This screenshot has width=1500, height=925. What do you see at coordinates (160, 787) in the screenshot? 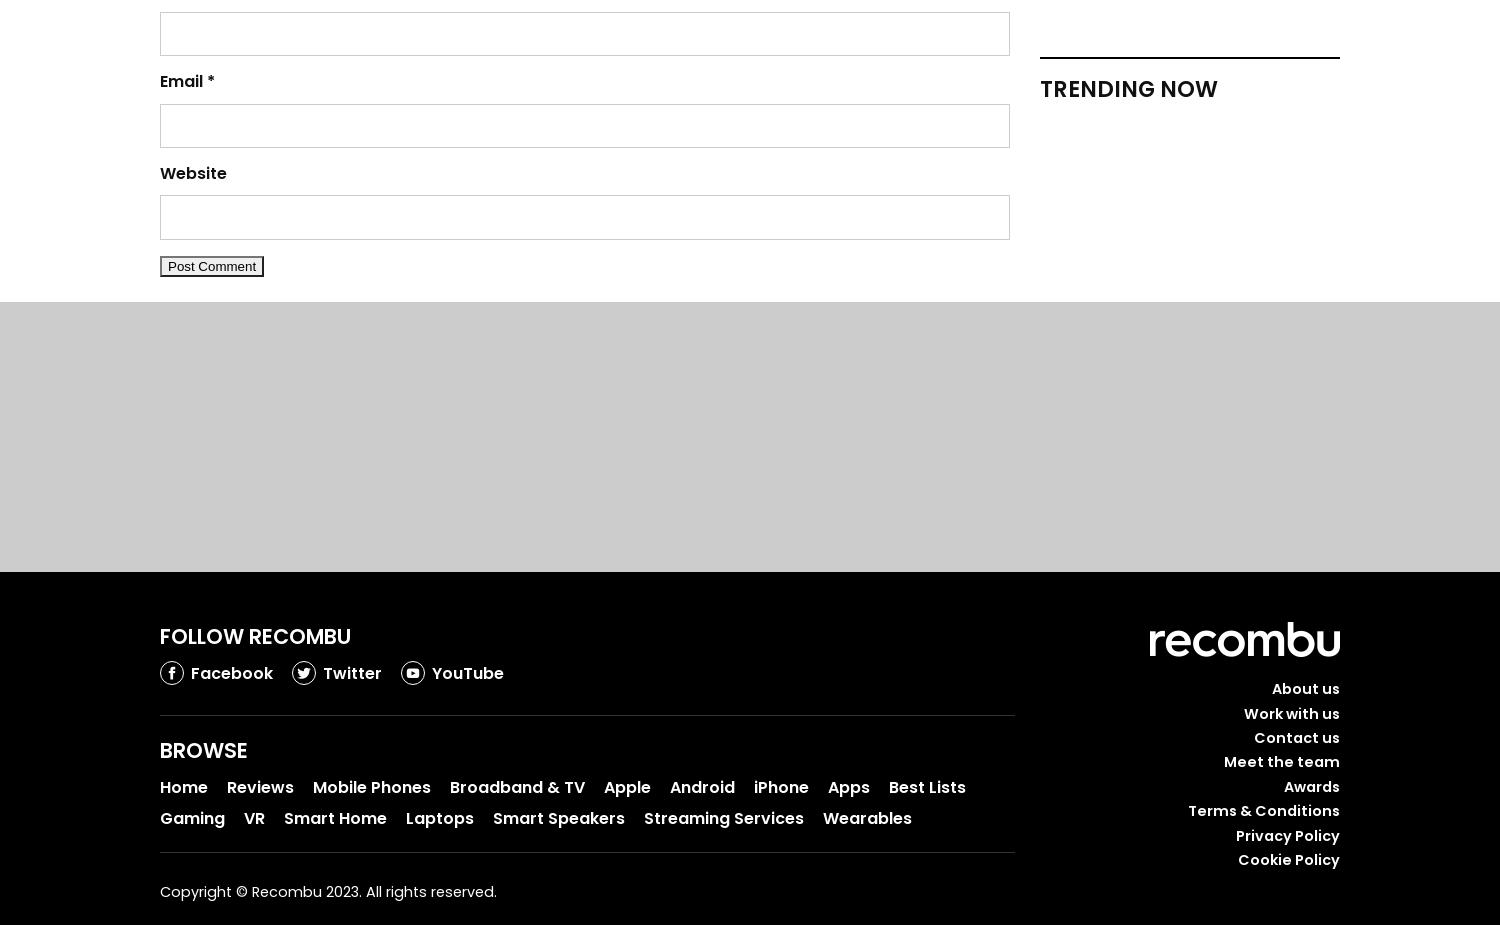
I see `'Home'` at bounding box center [160, 787].